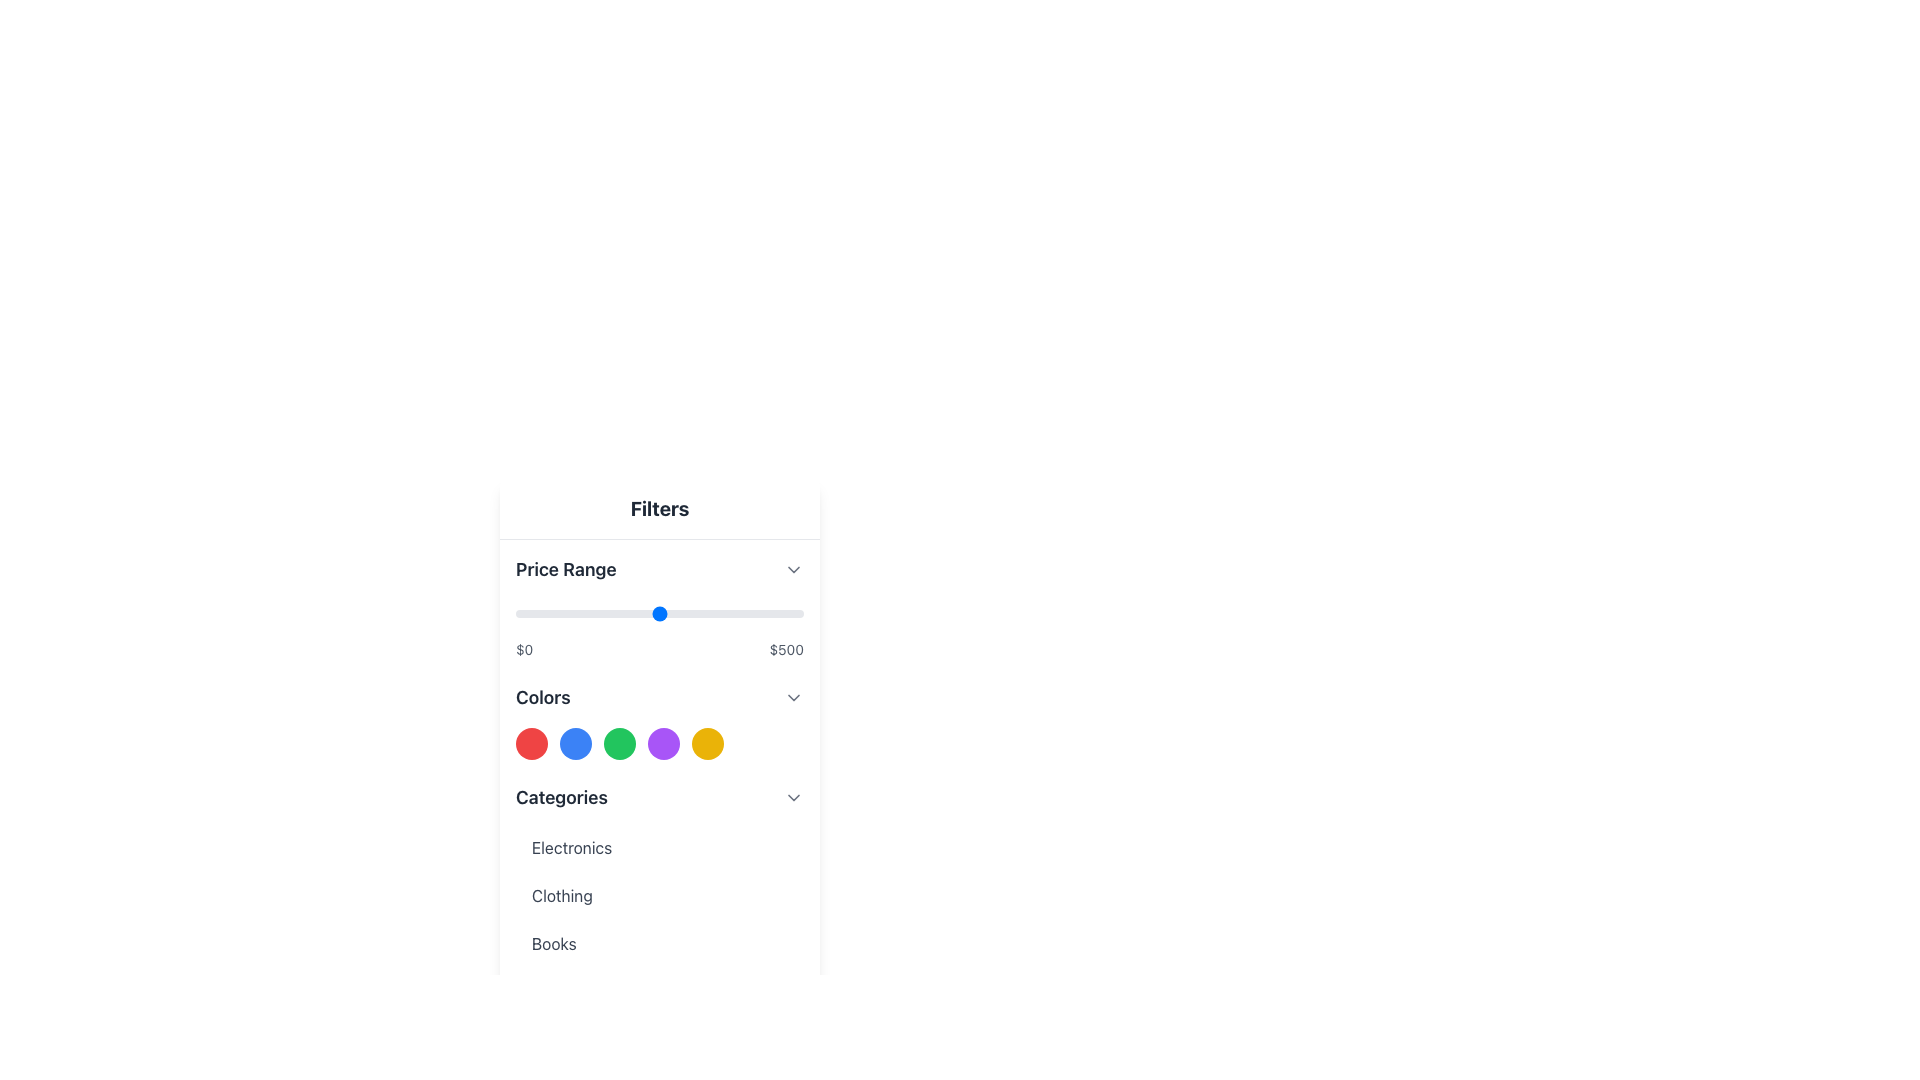 Image resolution: width=1920 pixels, height=1080 pixels. I want to click on the slider, so click(703, 612).